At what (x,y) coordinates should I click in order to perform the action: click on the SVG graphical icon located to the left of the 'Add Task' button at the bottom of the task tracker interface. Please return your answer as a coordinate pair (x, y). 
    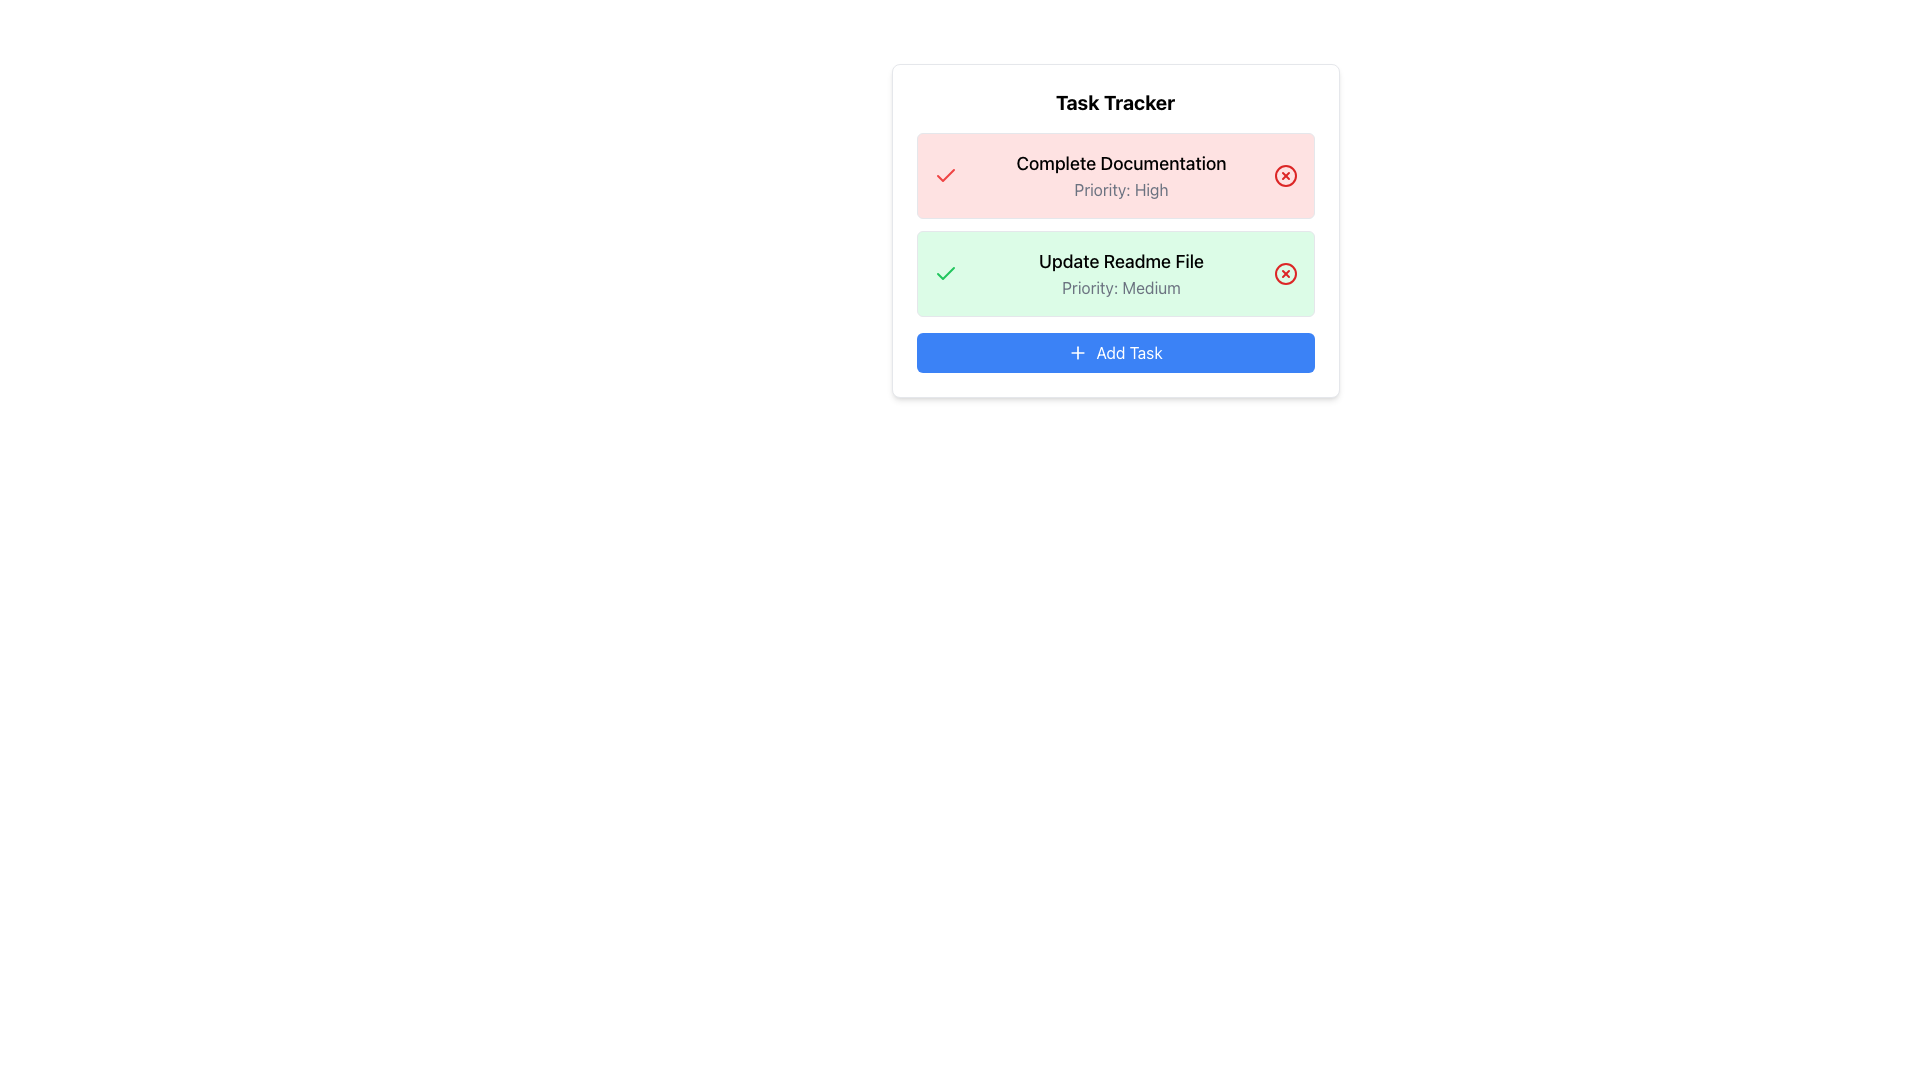
    Looking at the image, I should click on (1077, 352).